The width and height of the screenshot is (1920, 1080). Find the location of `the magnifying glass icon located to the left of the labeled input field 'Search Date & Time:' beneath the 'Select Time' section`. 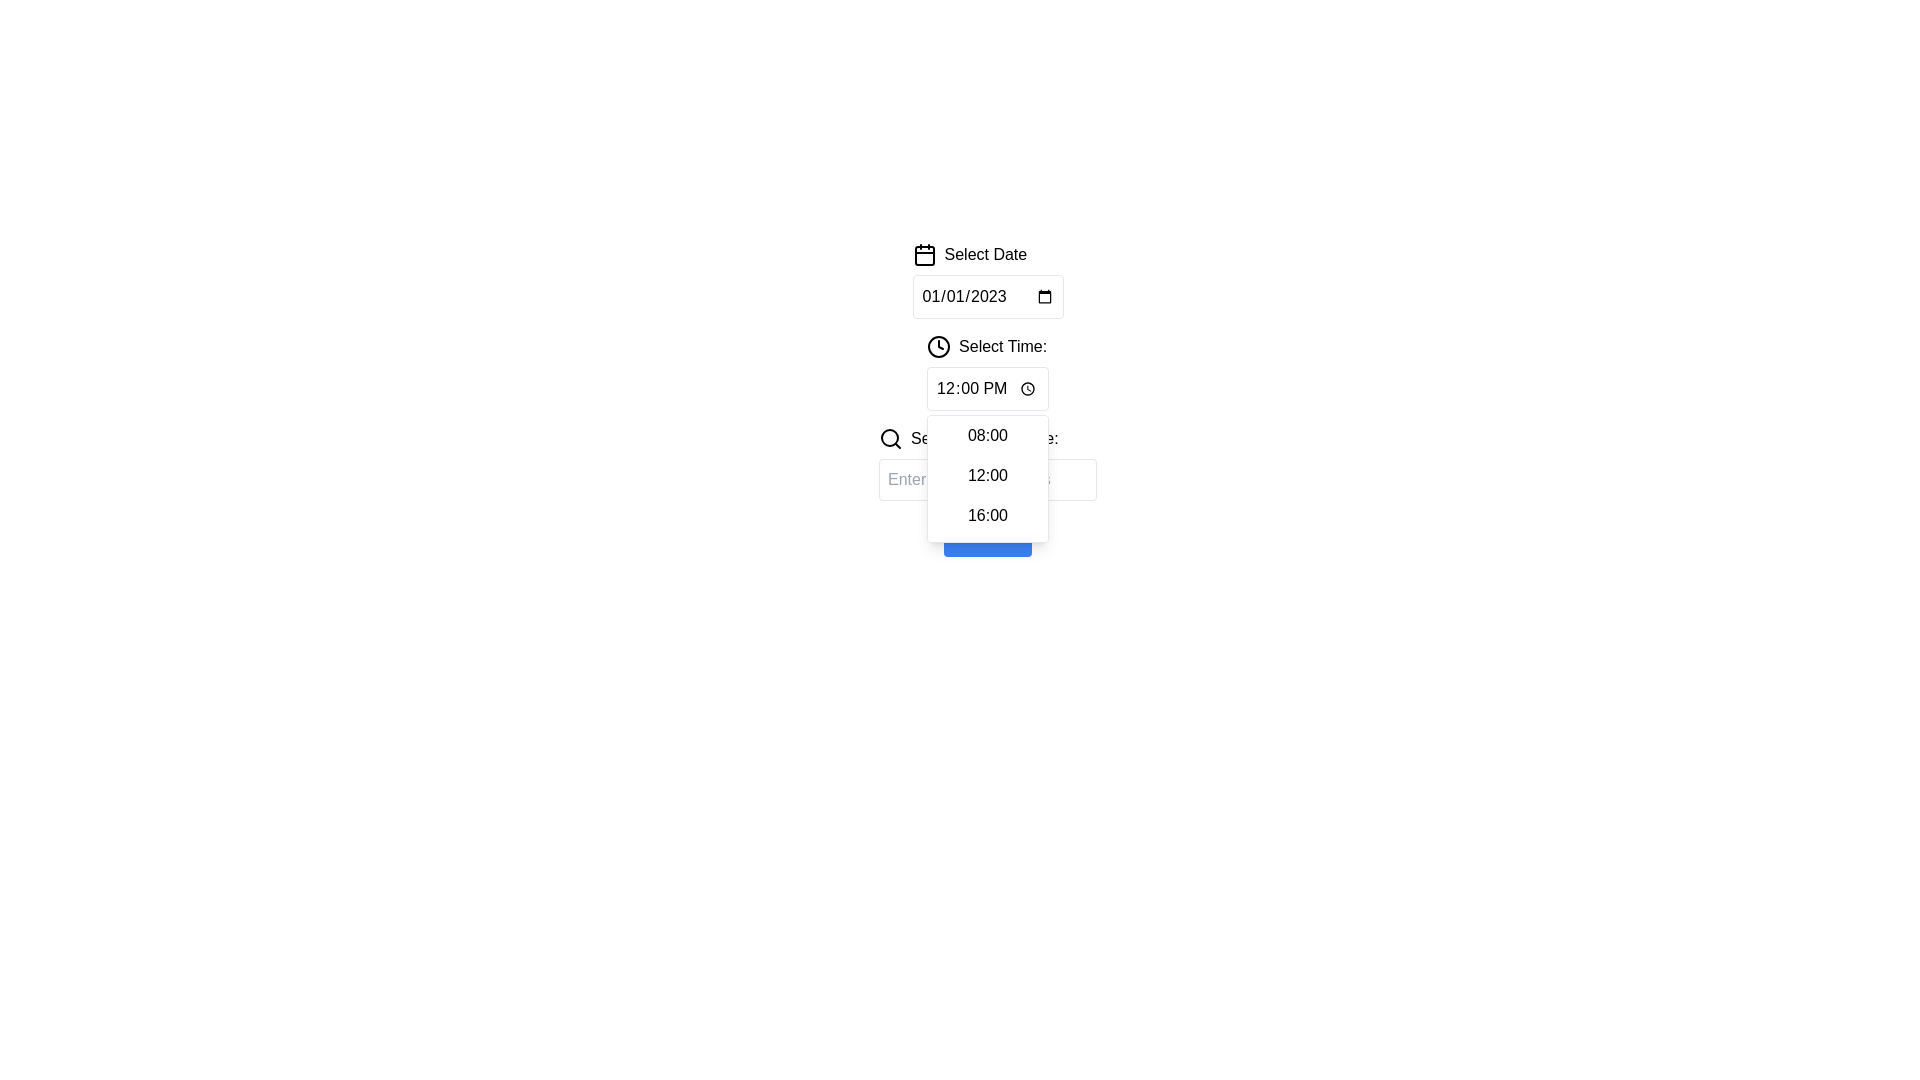

the magnifying glass icon located to the left of the labeled input field 'Search Date & Time:' beneath the 'Select Time' section is located at coordinates (988, 463).